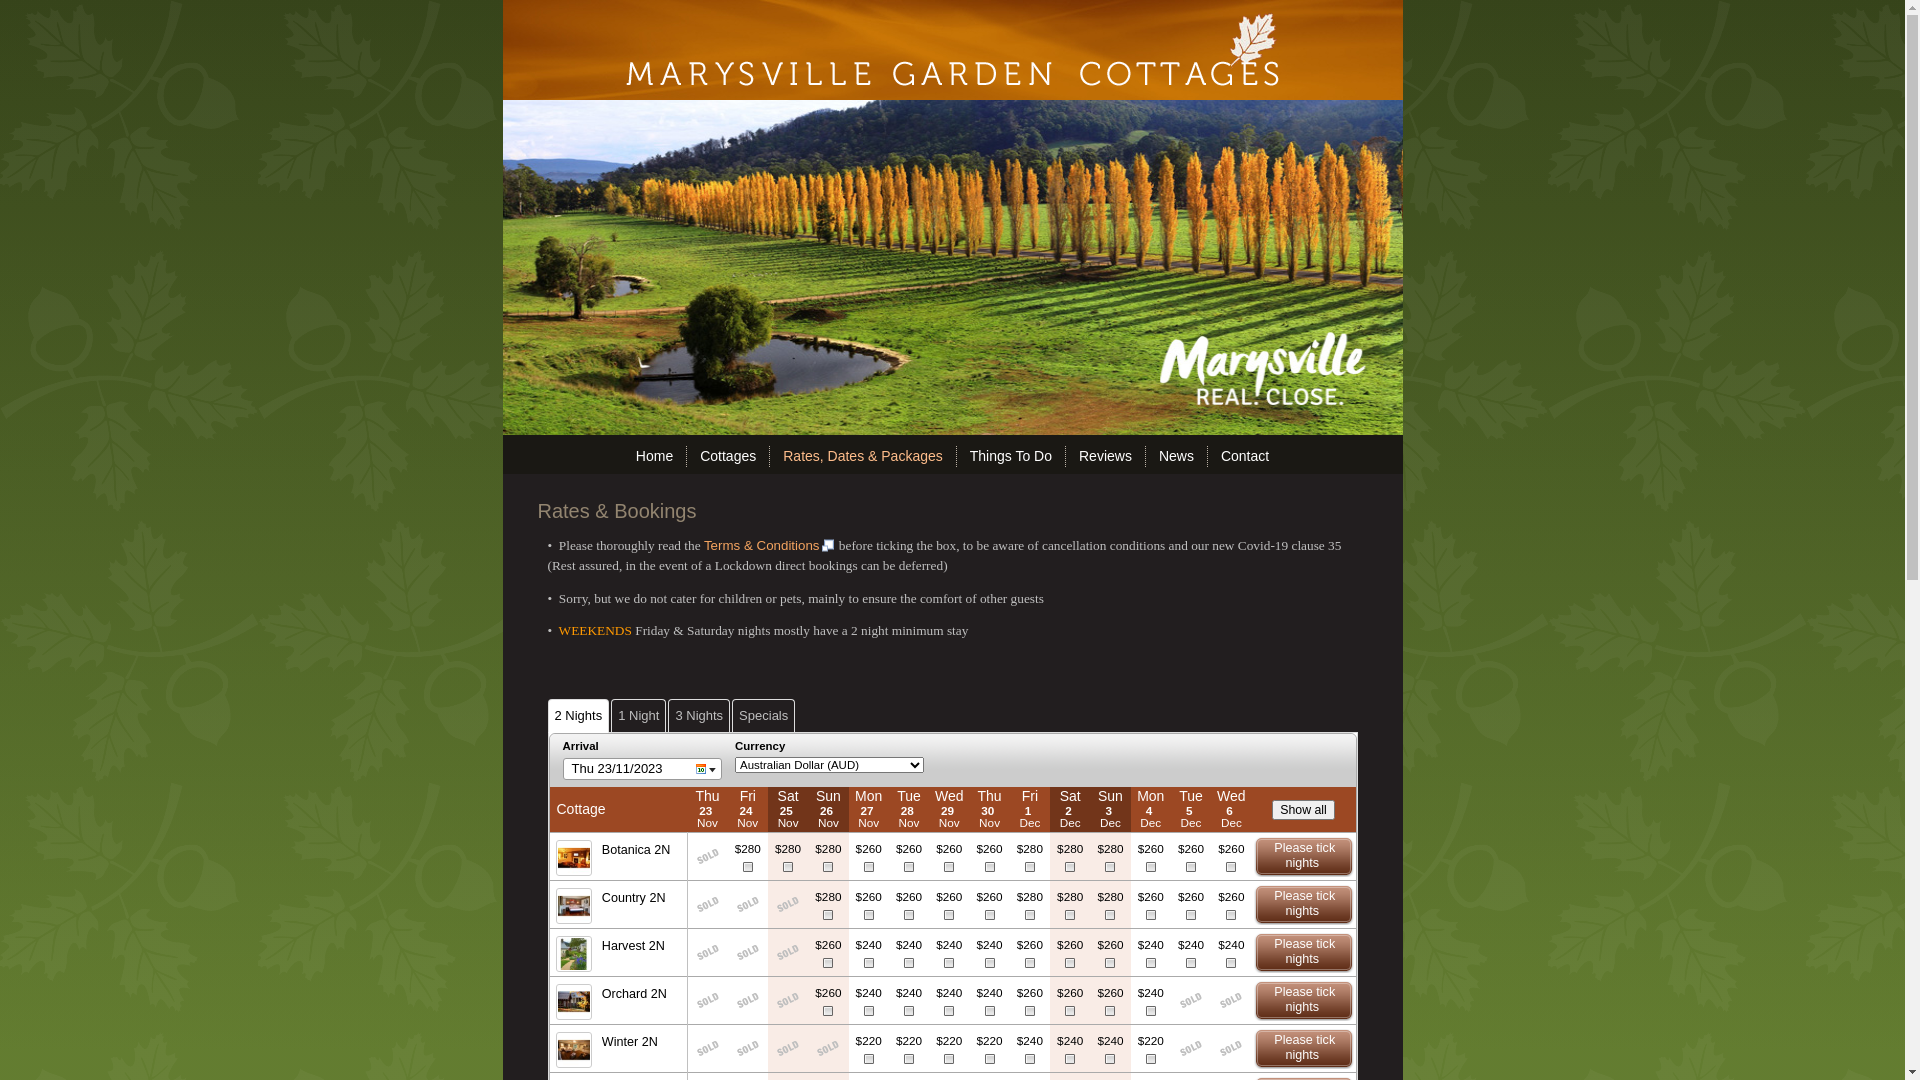 The height and width of the screenshot is (1080, 1920). What do you see at coordinates (578, 715) in the screenshot?
I see `'2 Nights'` at bounding box center [578, 715].